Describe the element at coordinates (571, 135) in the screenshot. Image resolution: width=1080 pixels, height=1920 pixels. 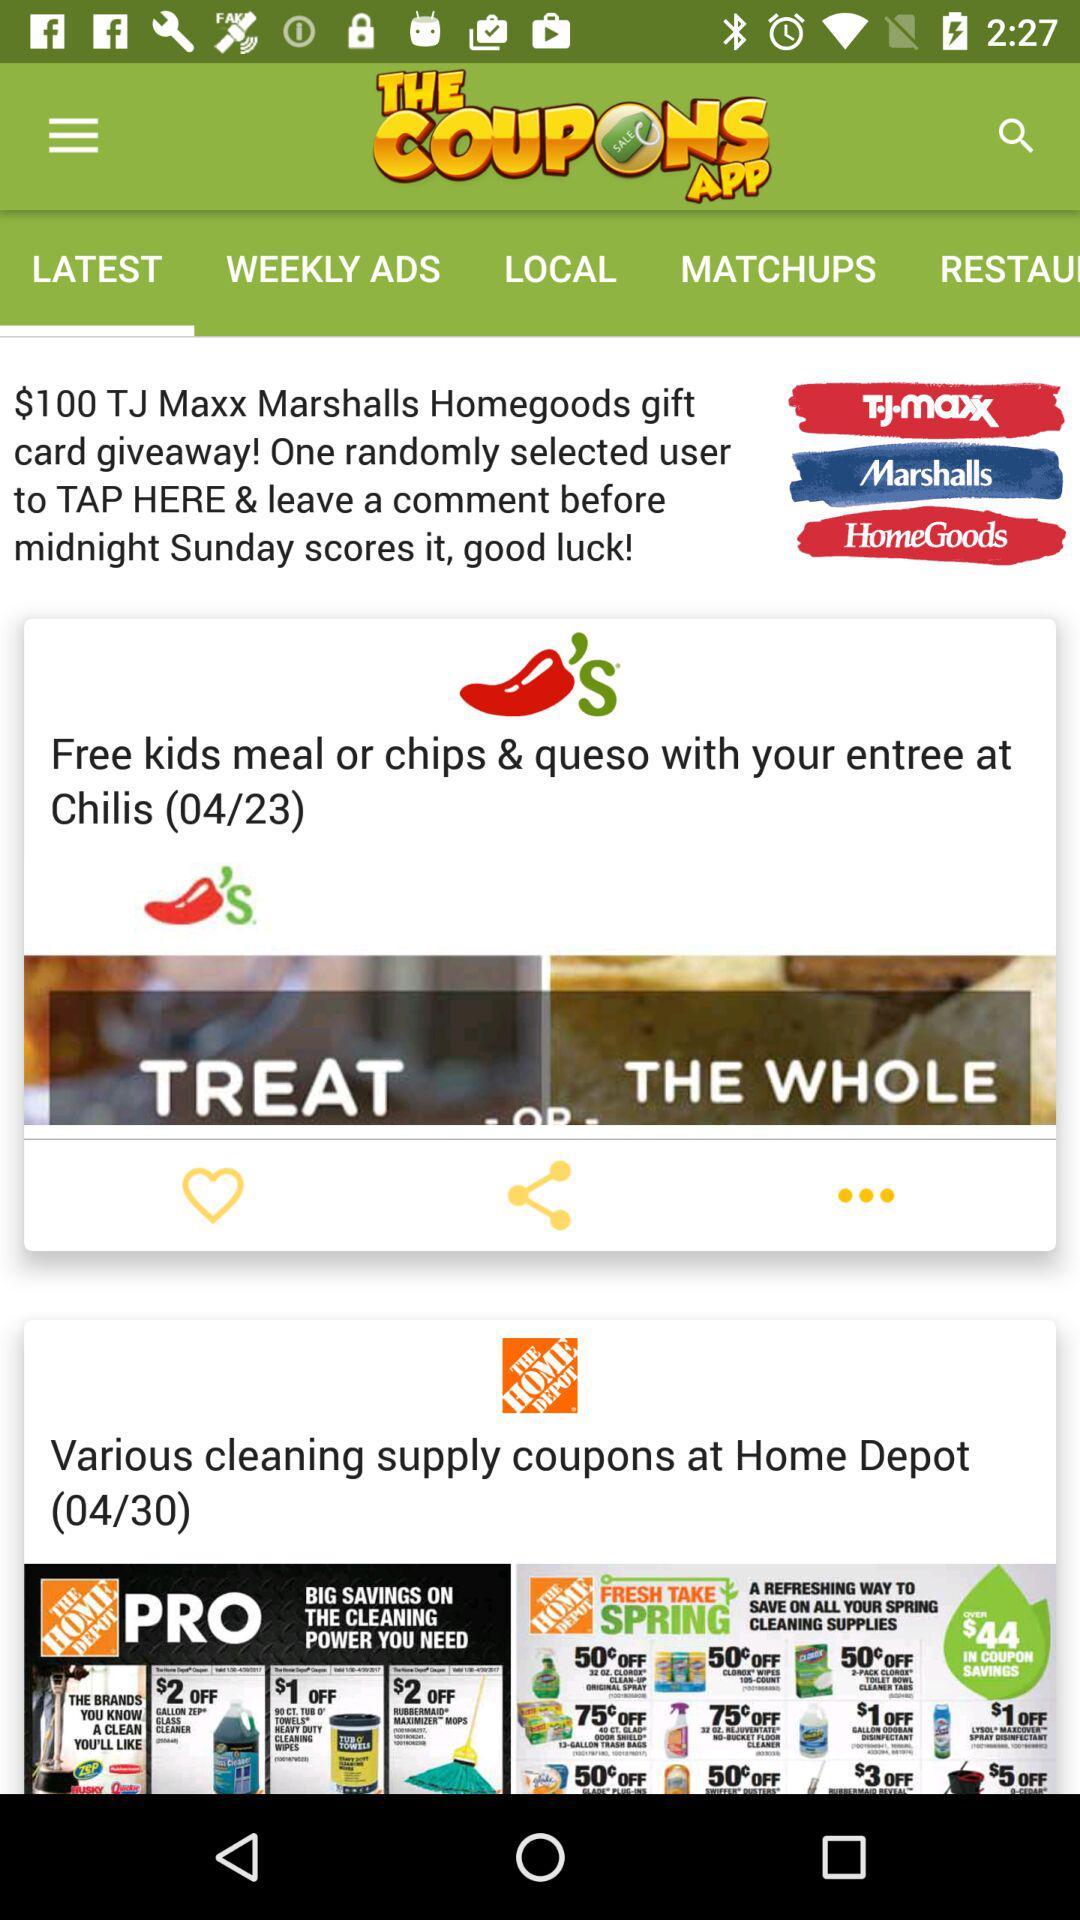
I see `app logo` at that location.